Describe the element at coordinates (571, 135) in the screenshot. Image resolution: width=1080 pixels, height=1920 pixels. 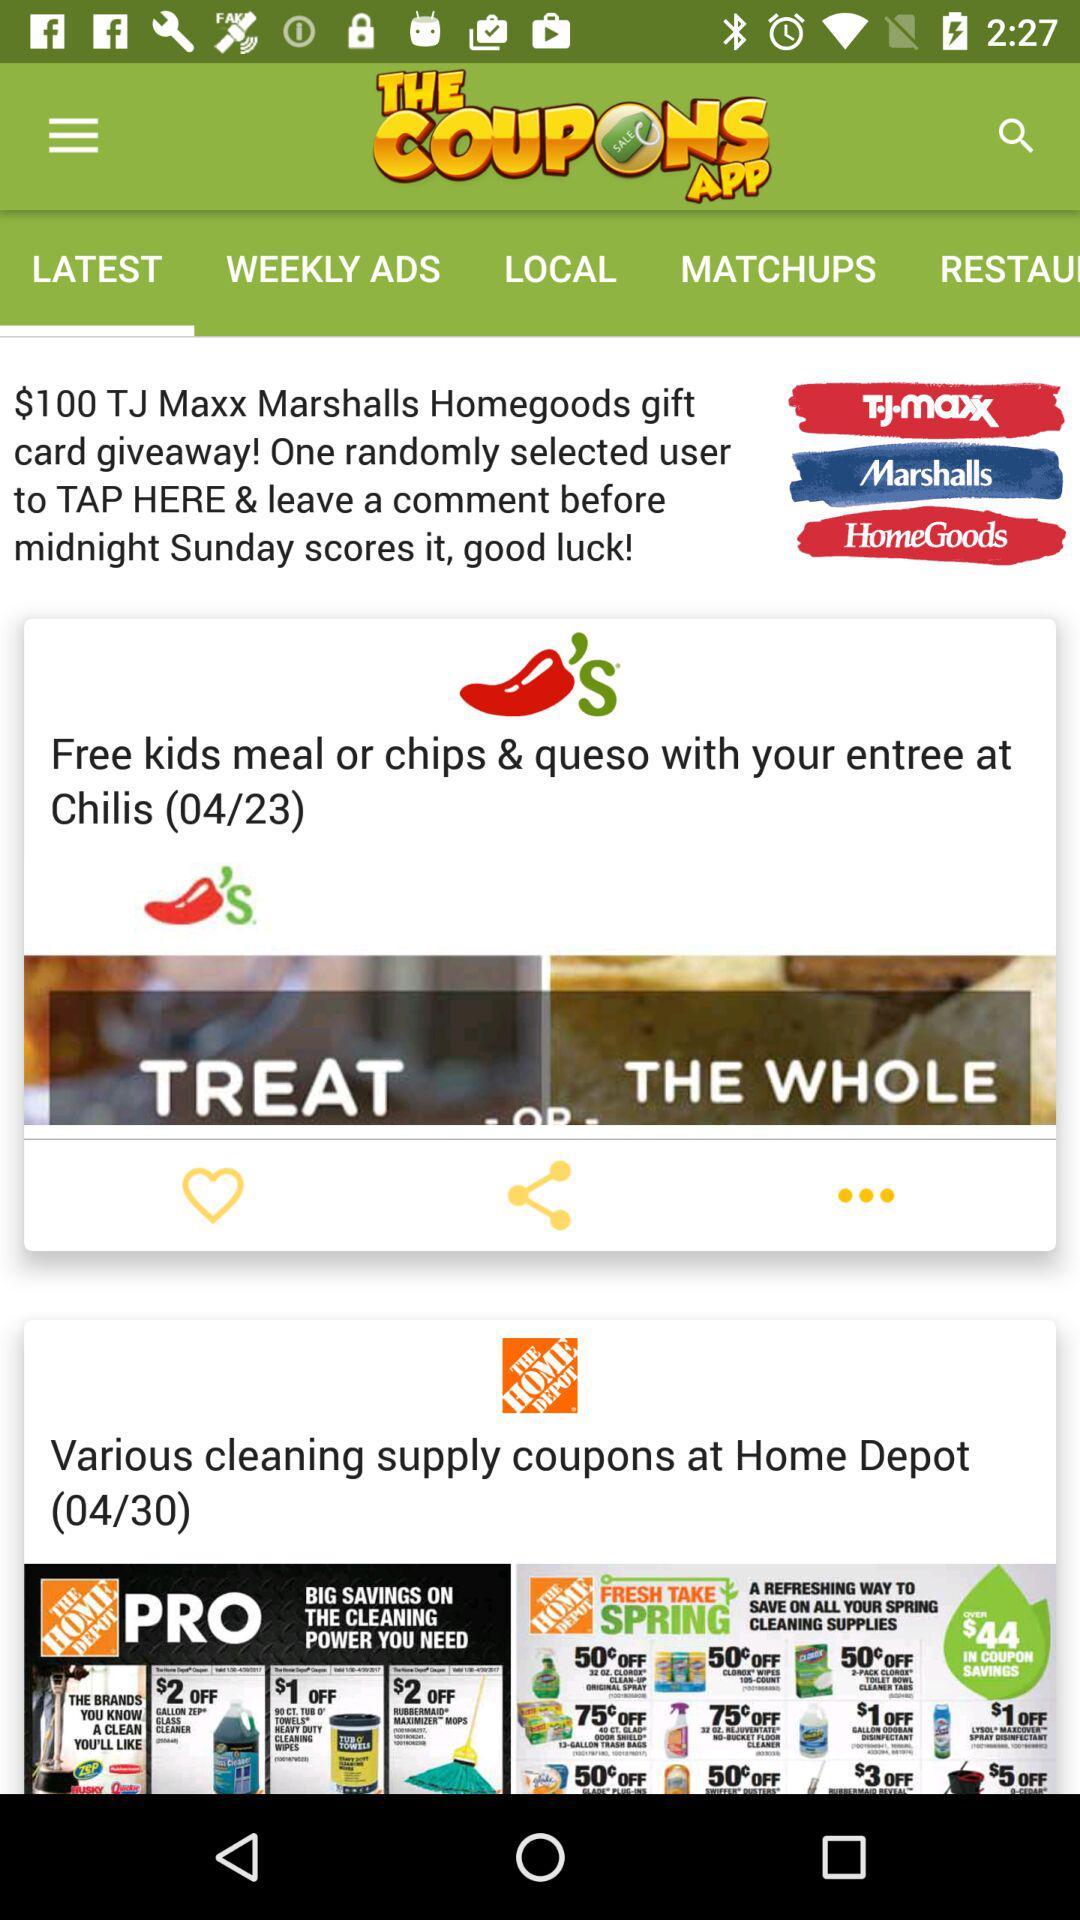
I see `app logo` at that location.